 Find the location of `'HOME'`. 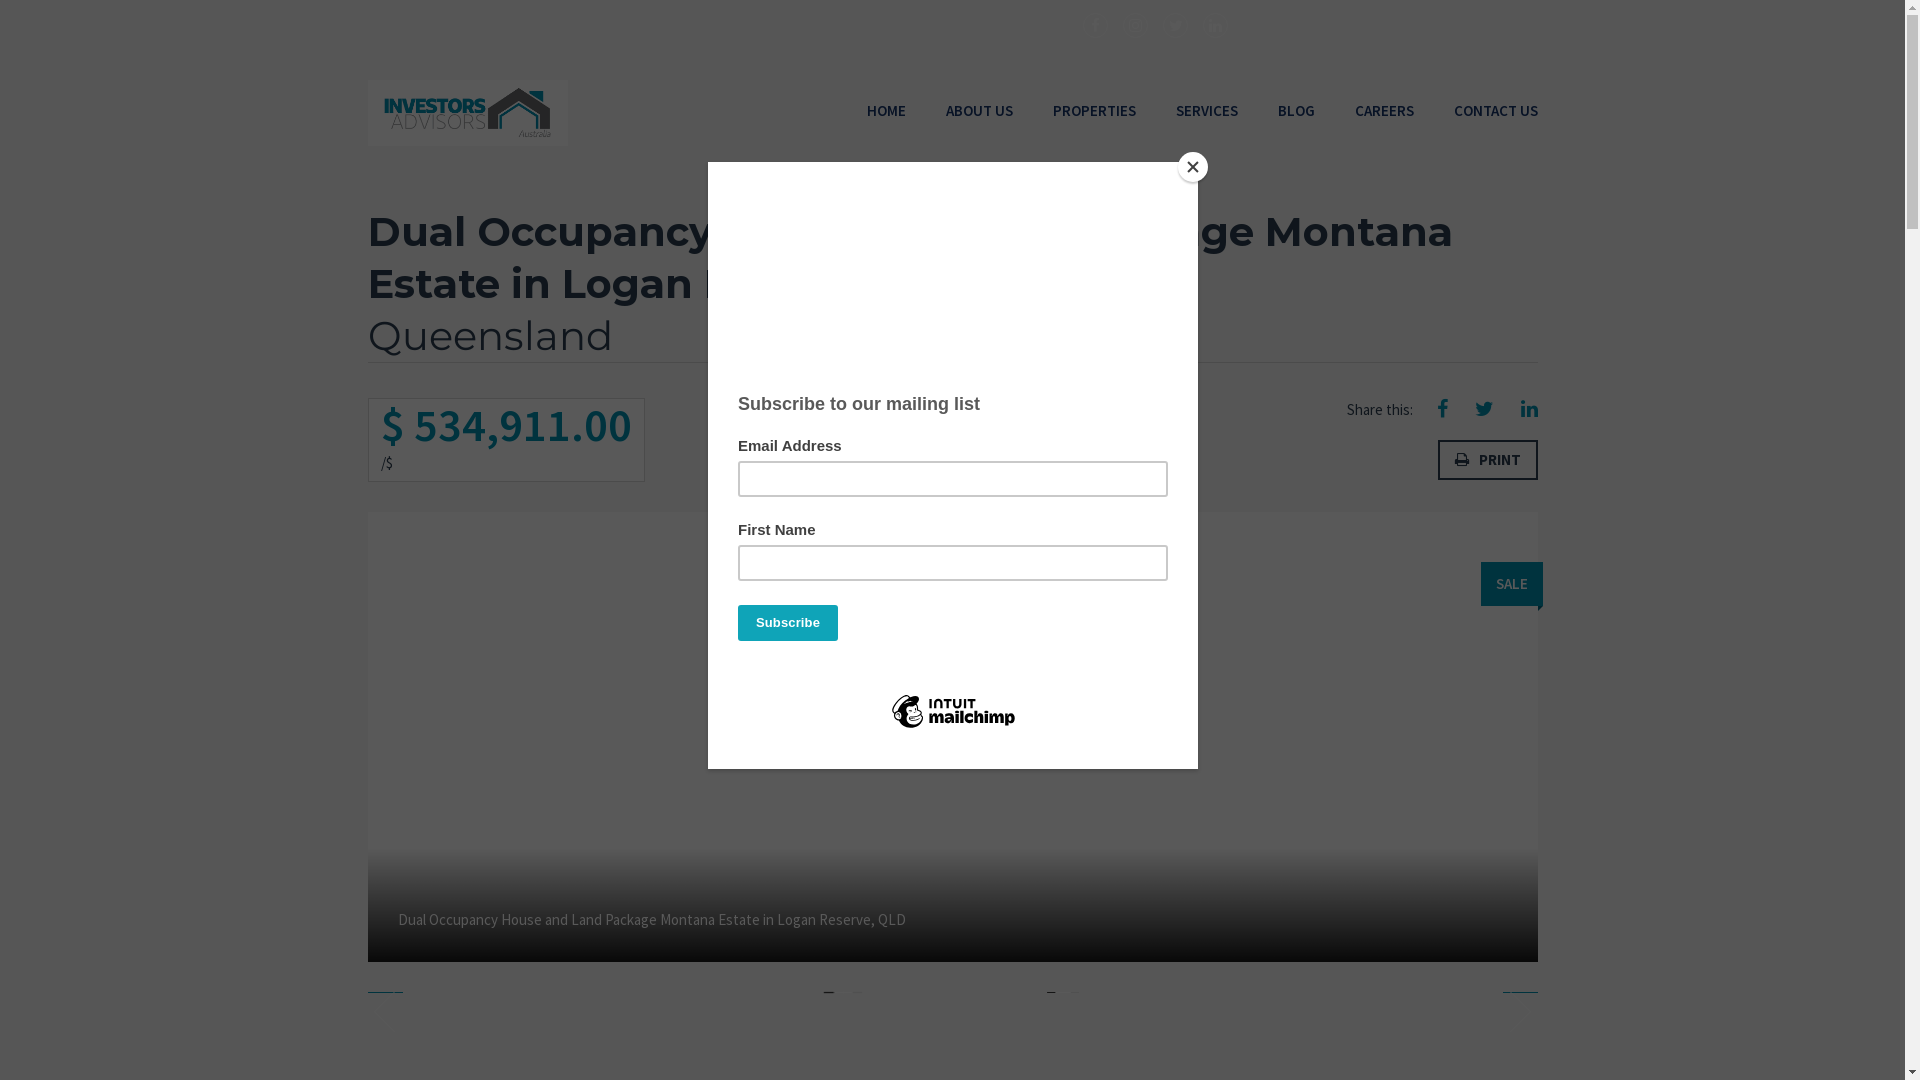

'HOME' is located at coordinates (884, 111).